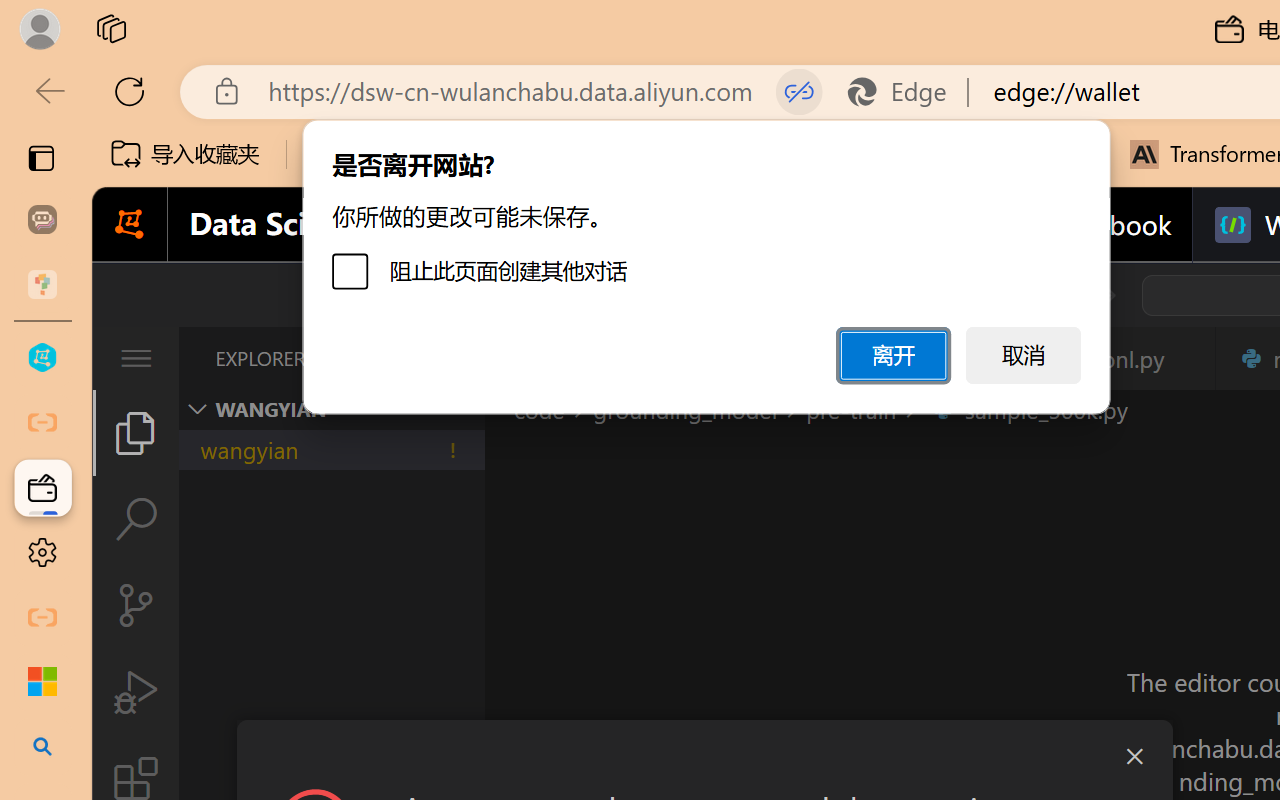  What do you see at coordinates (134, 358) in the screenshot?
I see `'Class: menubar compact overflow-menu-only'` at bounding box center [134, 358].